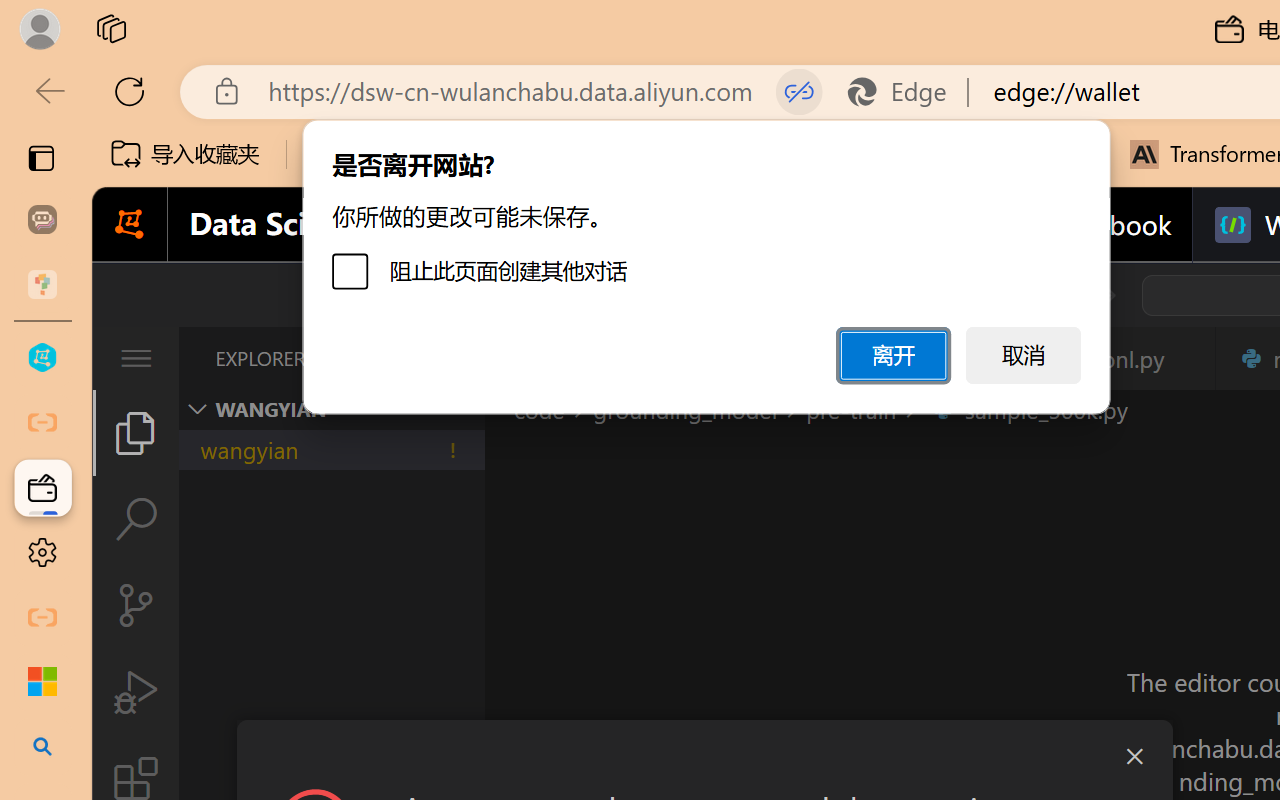  What do you see at coordinates (134, 358) in the screenshot?
I see `'Class: menubar compact overflow-menu-only'` at bounding box center [134, 358].